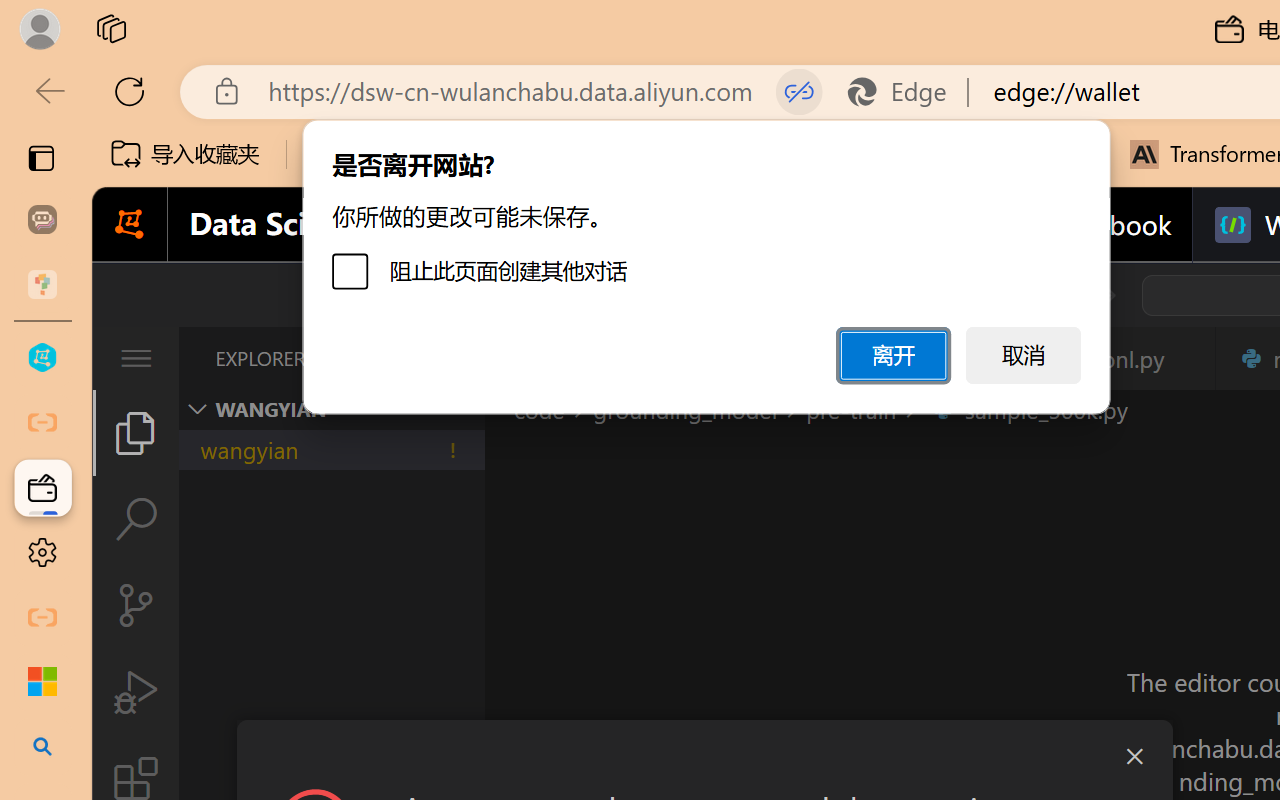  What do you see at coordinates (134, 358) in the screenshot?
I see `'Class: menubar compact overflow-menu-only'` at bounding box center [134, 358].